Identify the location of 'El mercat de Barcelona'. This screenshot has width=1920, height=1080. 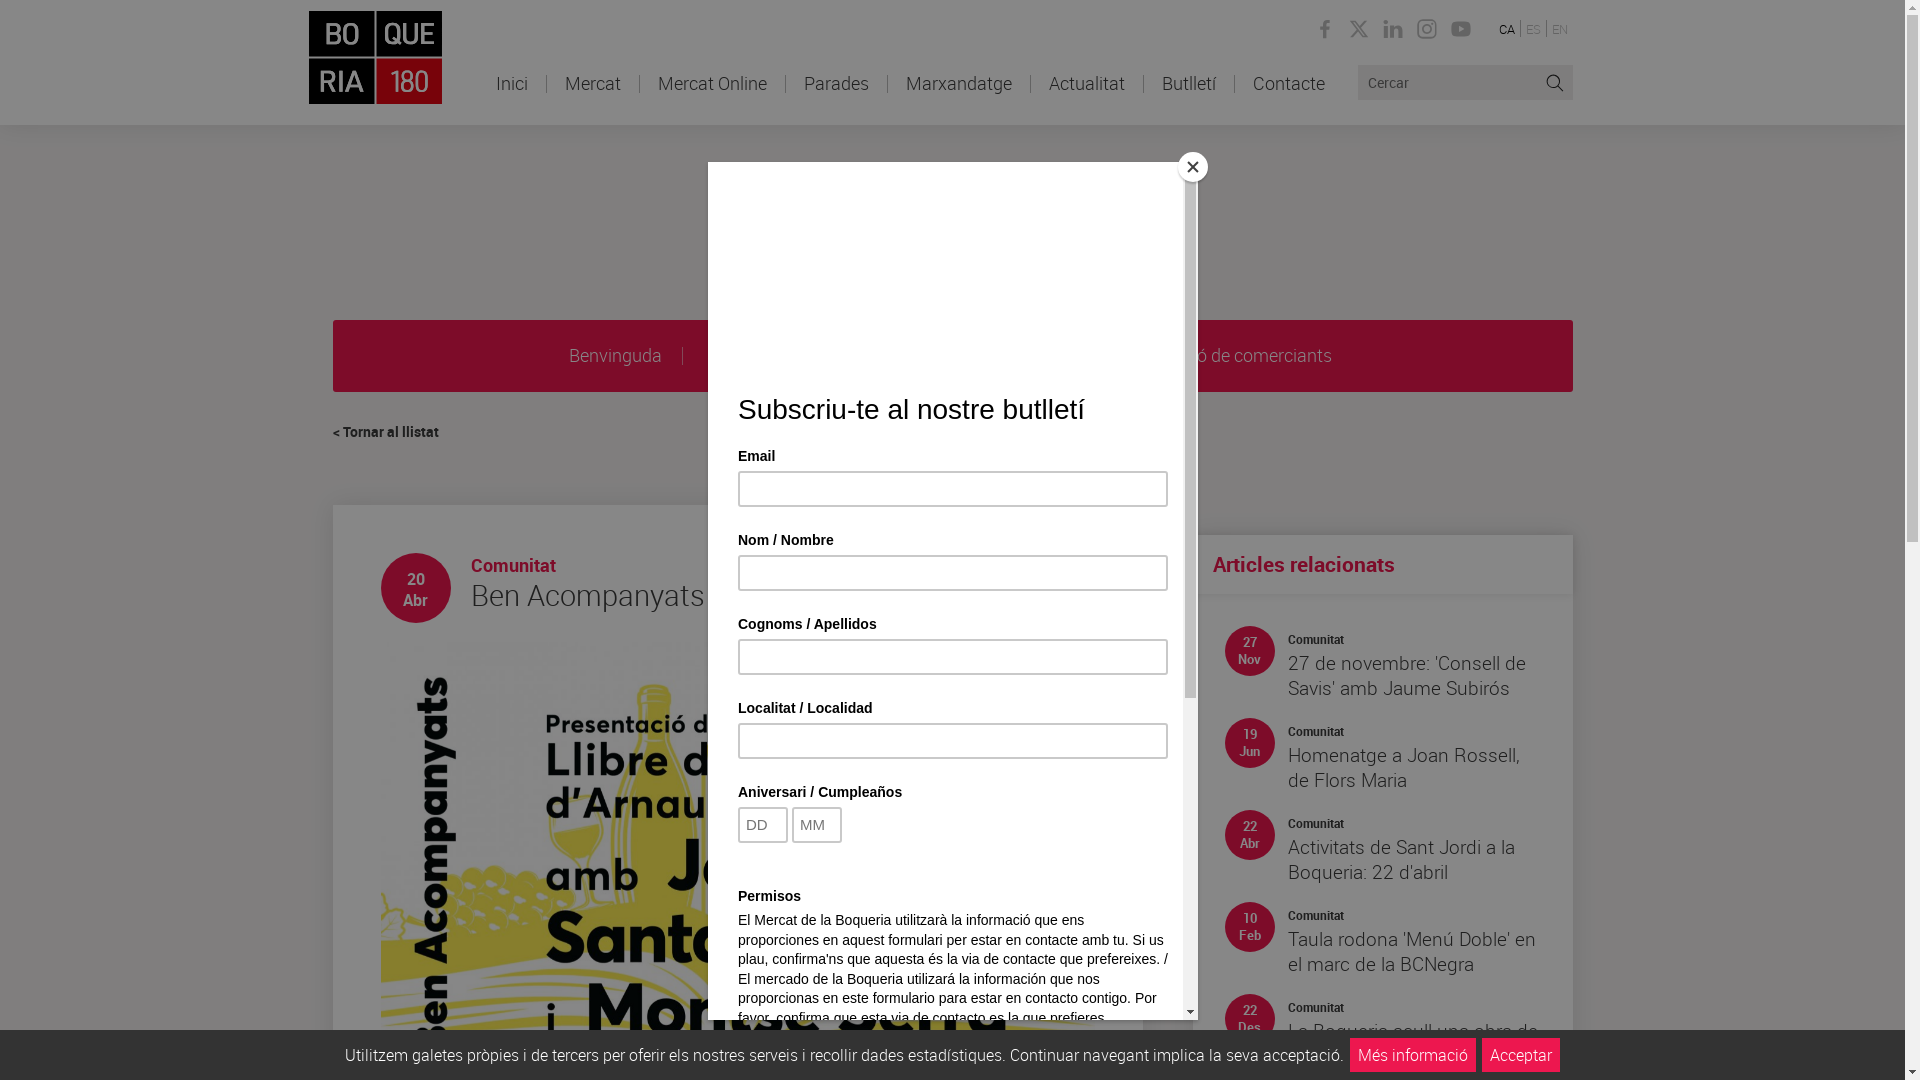
(375, 56).